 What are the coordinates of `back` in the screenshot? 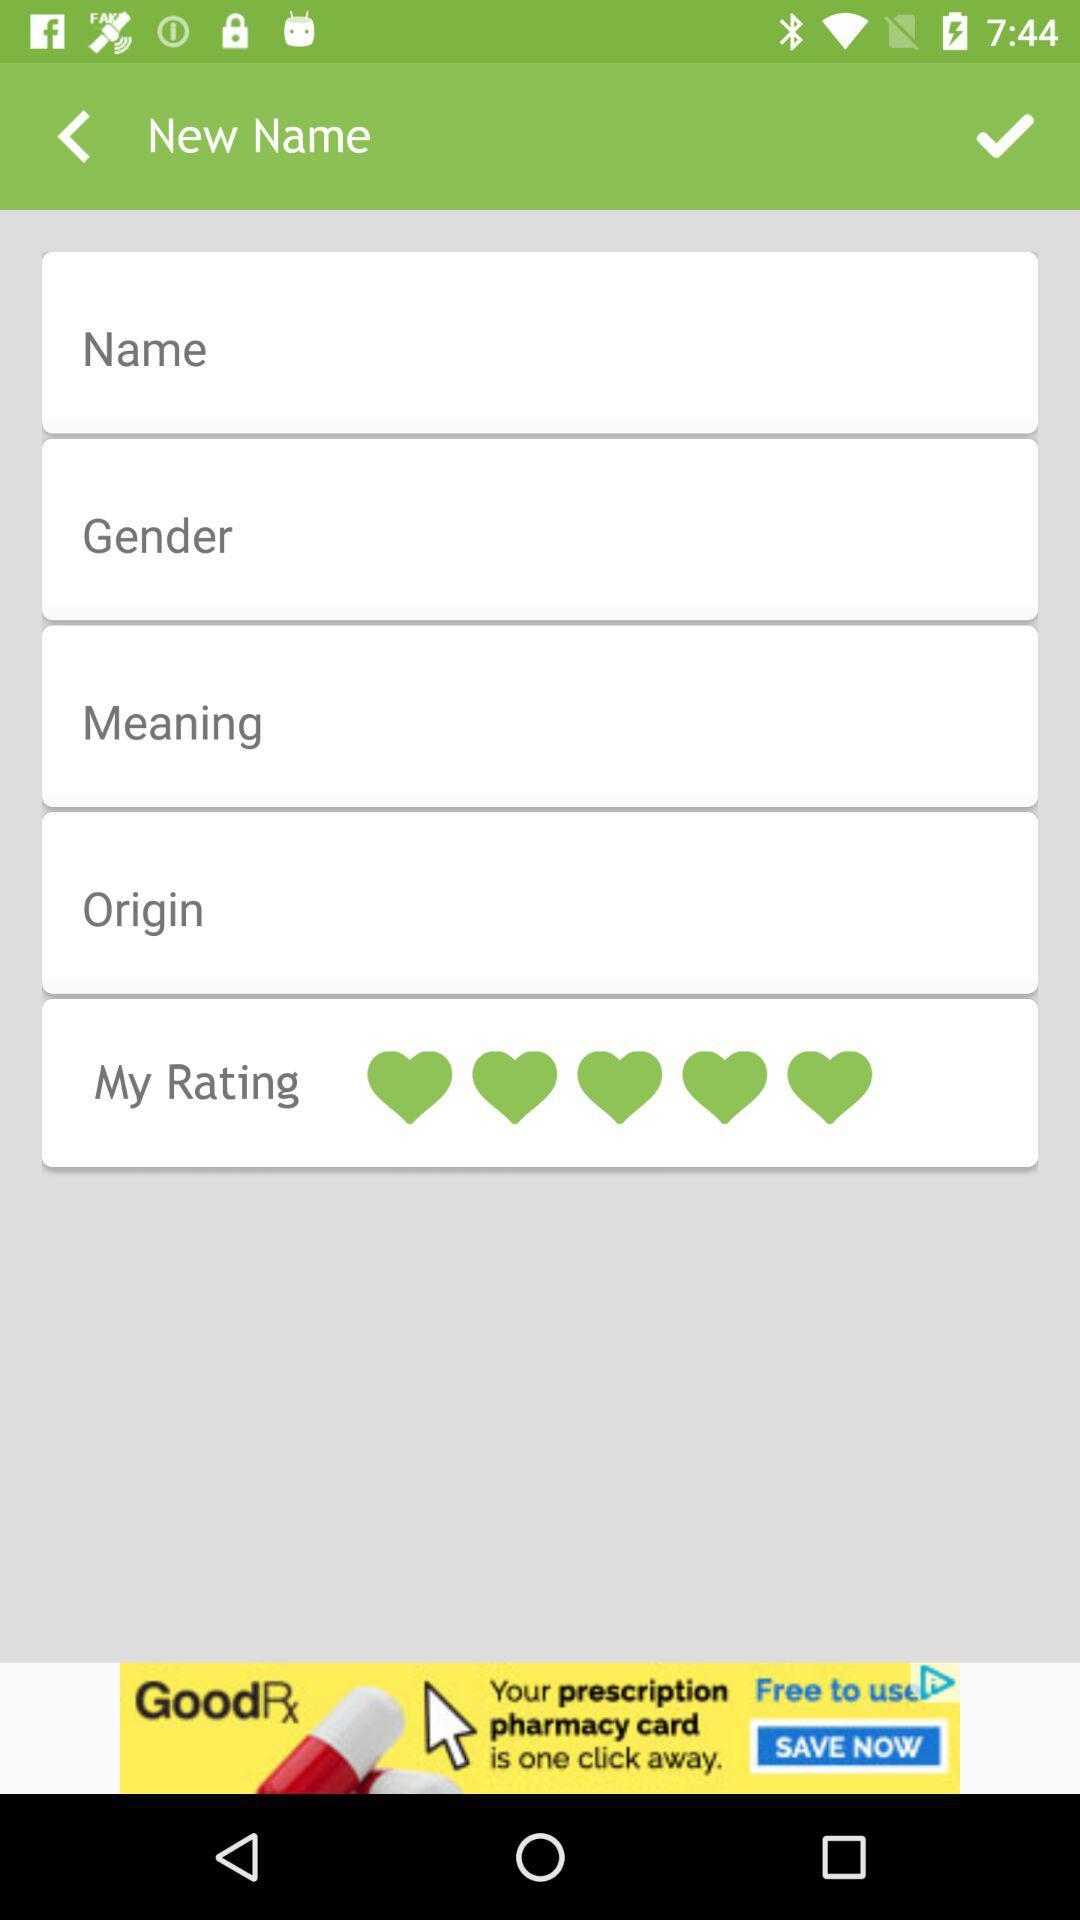 It's located at (72, 135).